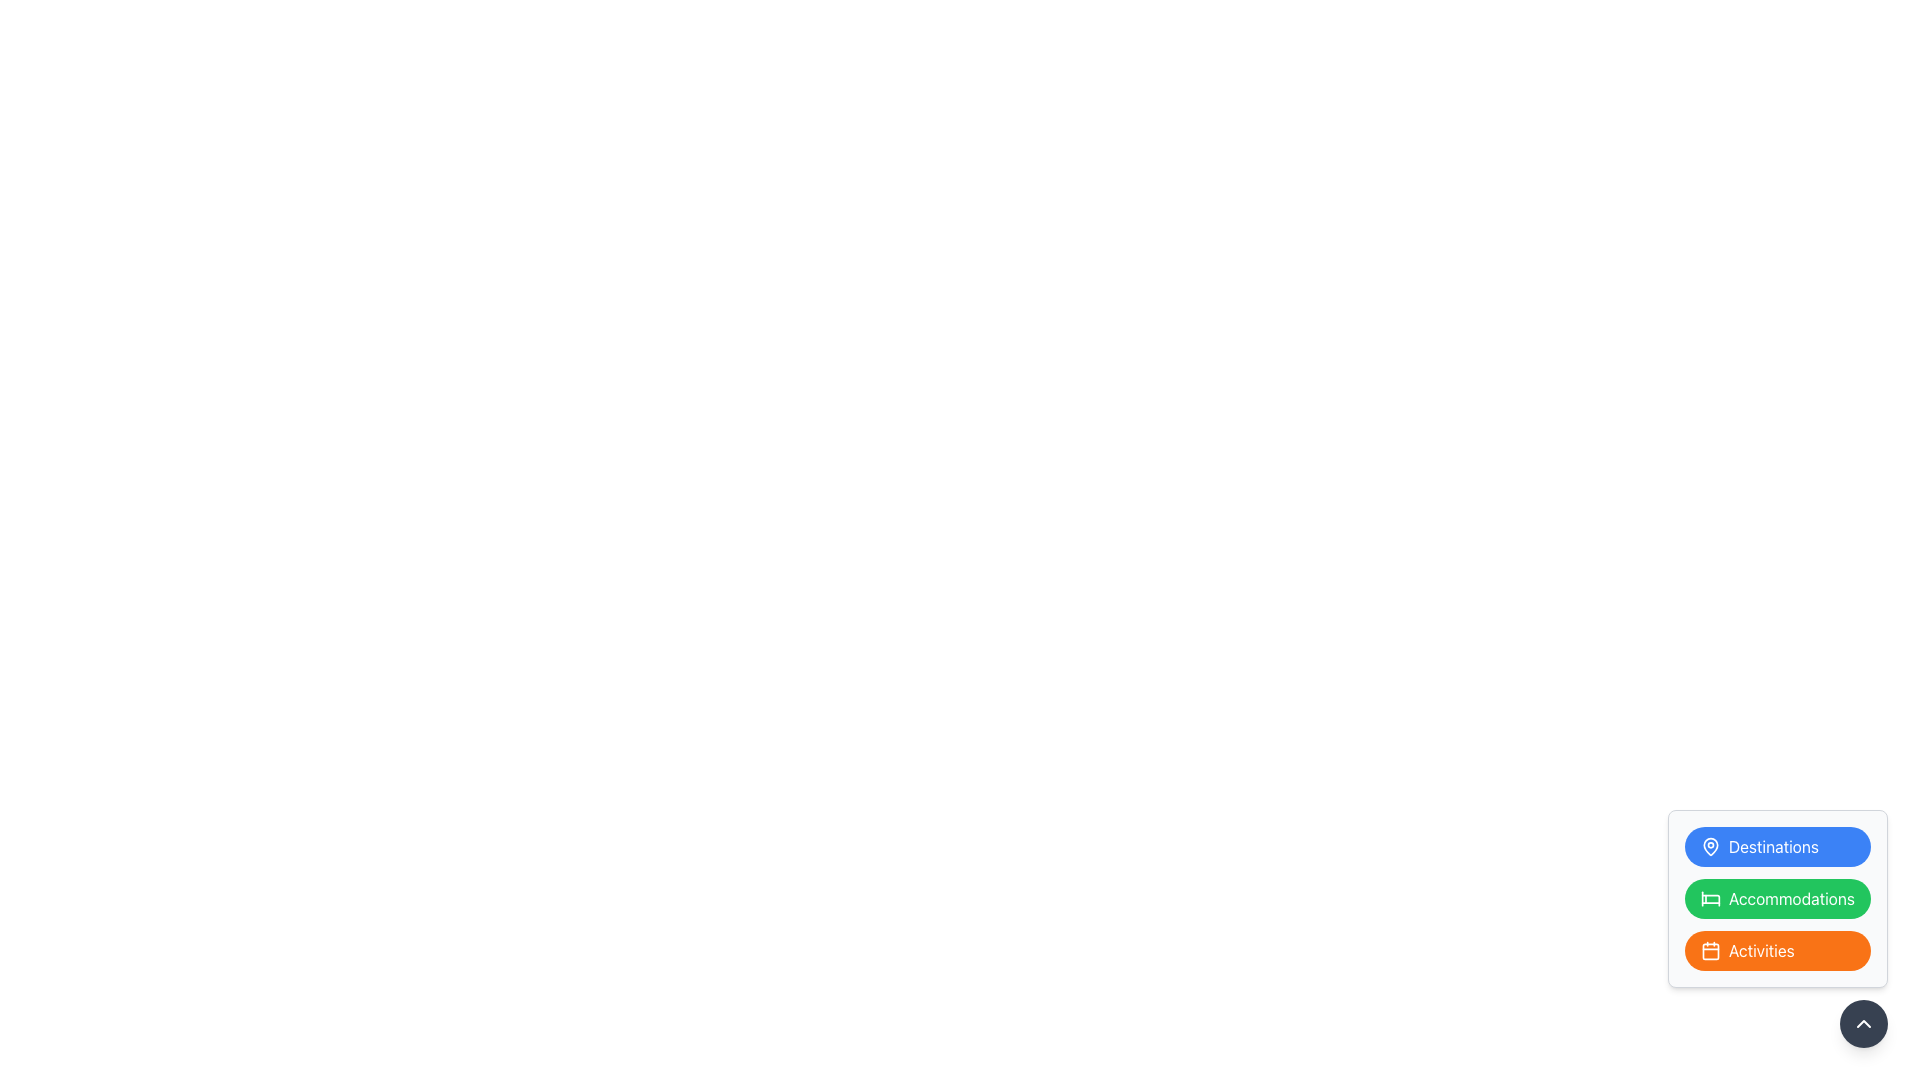 This screenshot has width=1920, height=1080. What do you see at coordinates (1777, 847) in the screenshot?
I see `the 'Destinations' button, which is a horizontal button with a blue background and a map pin icon, to change its background color` at bounding box center [1777, 847].